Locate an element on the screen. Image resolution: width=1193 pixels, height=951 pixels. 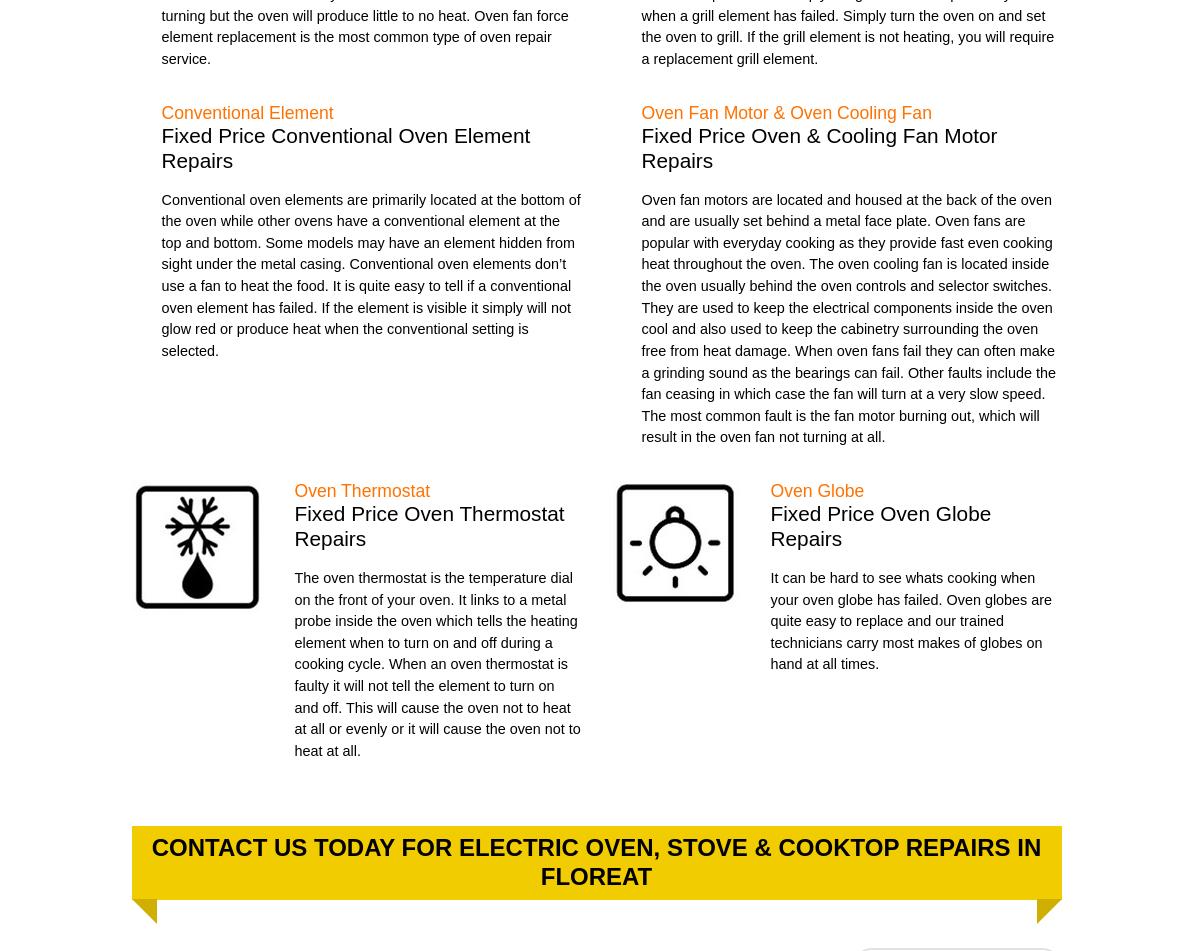
'The oven thermostat is the temperature dial on the front of your oven. It links to a metal probe inside the oven which tells the heating element when to turn on and off during a cooking cycle. When an oven thermostat is faulty it will not tell the element to turn on and off. This will cause the oven not to heat at all or evenly or it will cause the oven not to heat at all.' is located at coordinates (292, 662).